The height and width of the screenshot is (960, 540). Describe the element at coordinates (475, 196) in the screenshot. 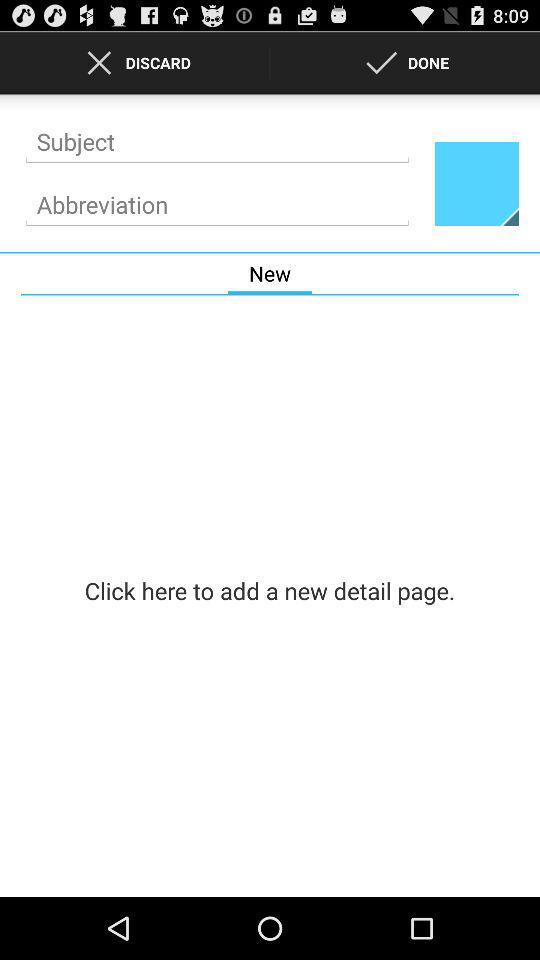

I see `the star icon` at that location.